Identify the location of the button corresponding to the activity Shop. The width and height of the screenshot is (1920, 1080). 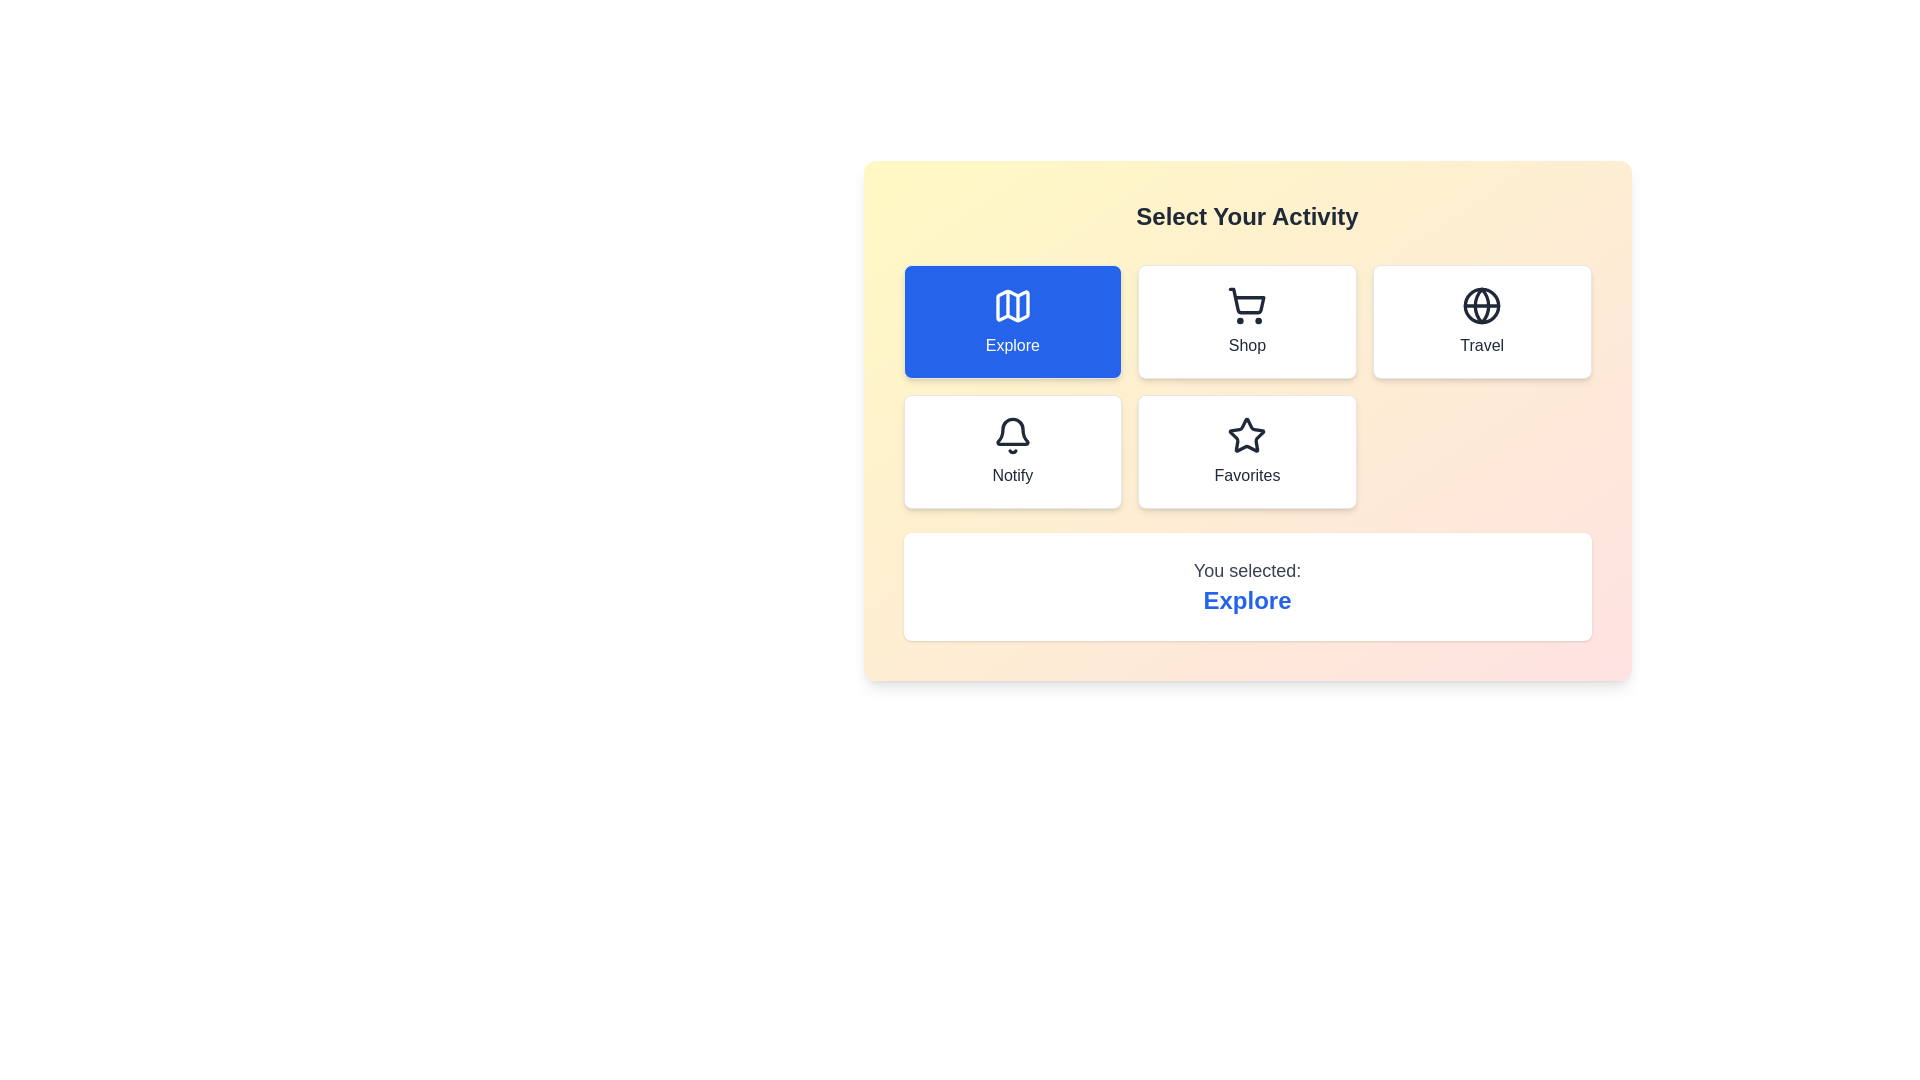
(1246, 320).